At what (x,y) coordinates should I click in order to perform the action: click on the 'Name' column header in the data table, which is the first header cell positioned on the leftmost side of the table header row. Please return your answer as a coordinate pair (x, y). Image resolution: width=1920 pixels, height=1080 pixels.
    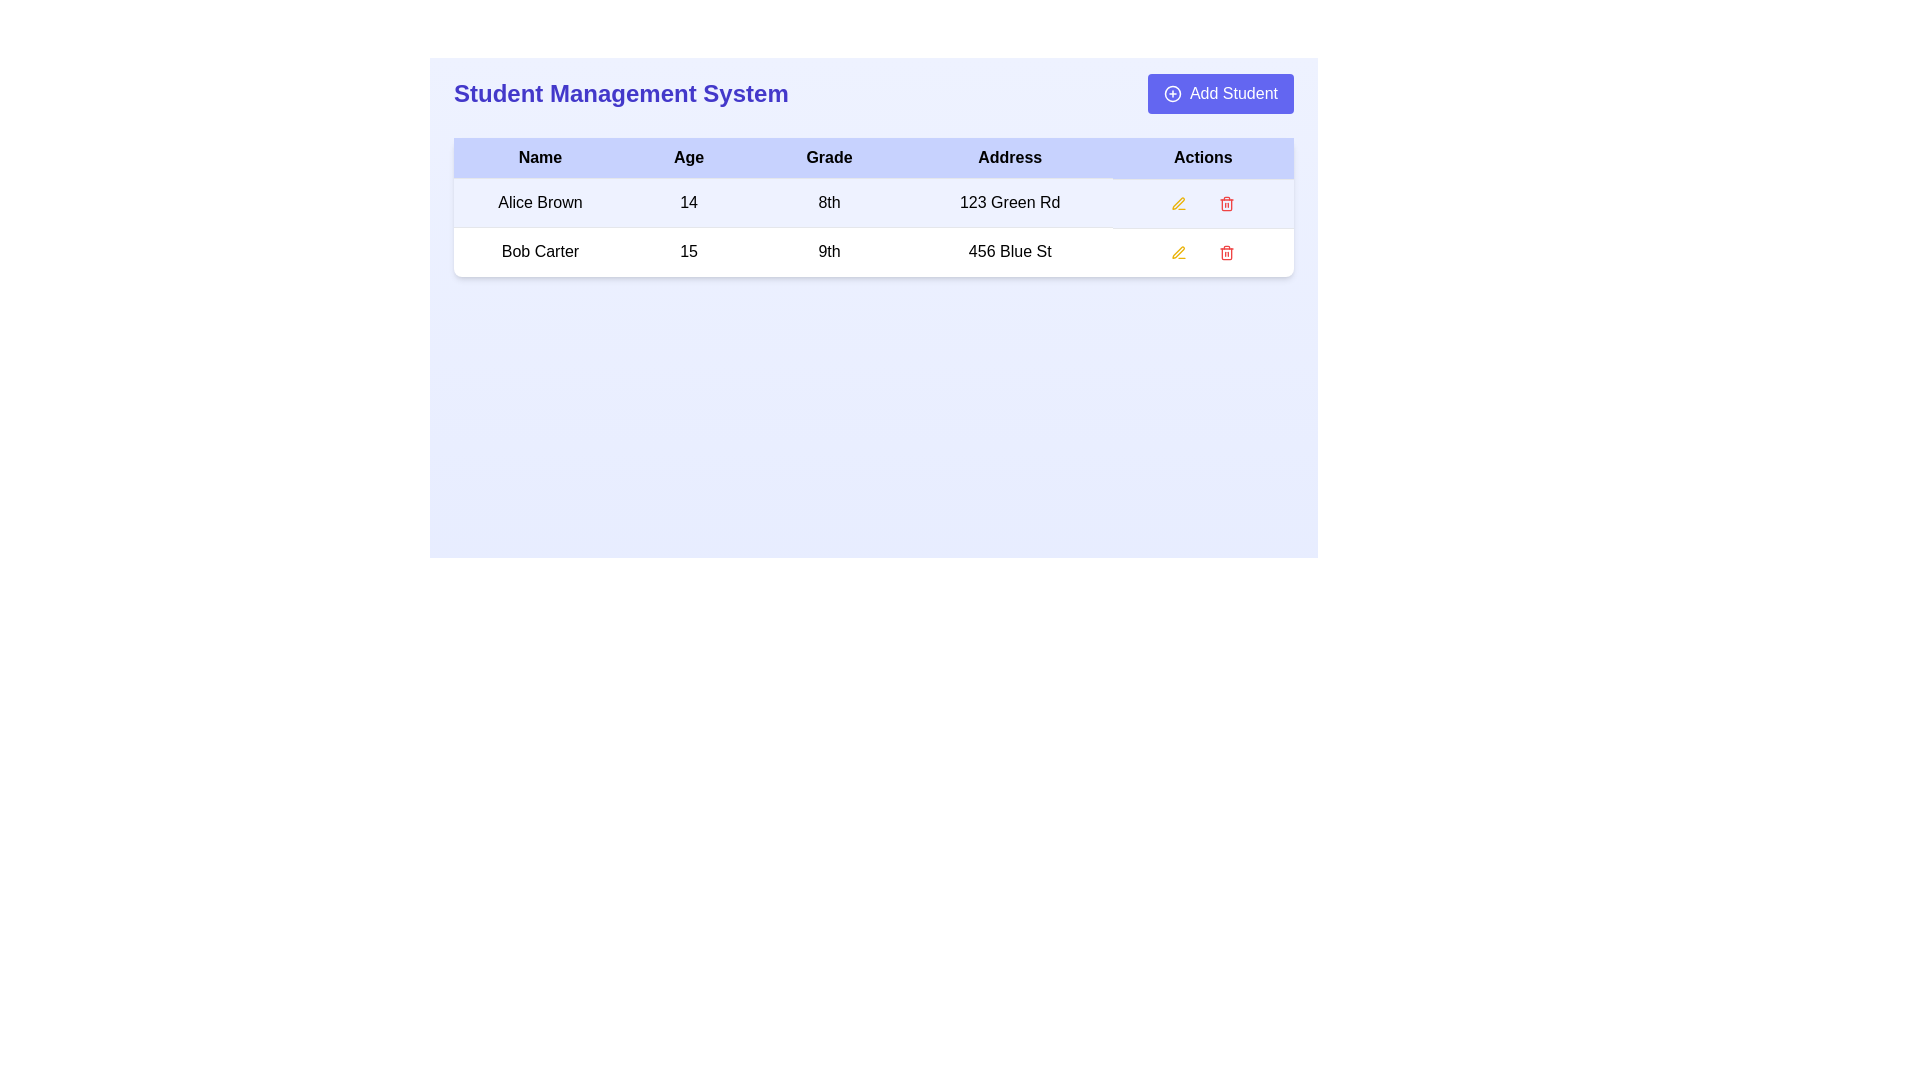
    Looking at the image, I should click on (540, 157).